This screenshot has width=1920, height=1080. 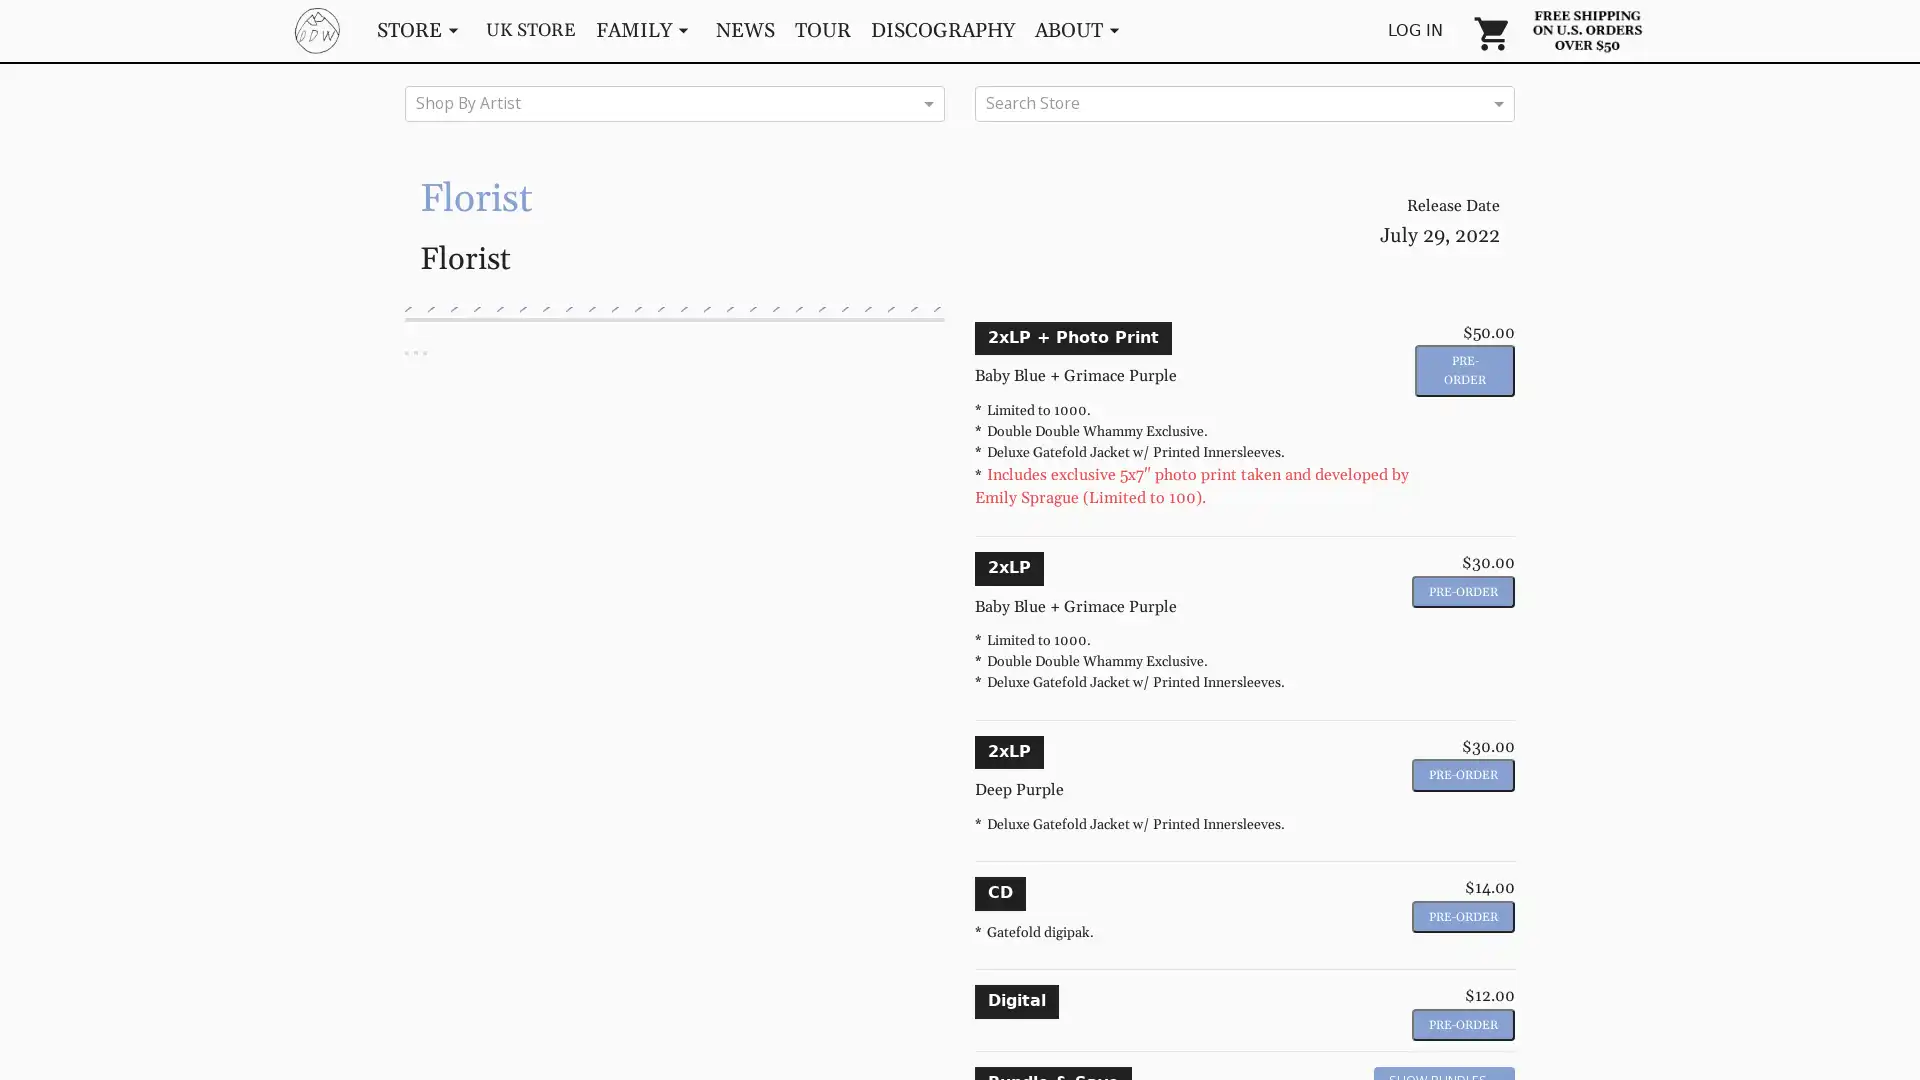 What do you see at coordinates (1464, 370) in the screenshot?
I see `Pre-Order` at bounding box center [1464, 370].